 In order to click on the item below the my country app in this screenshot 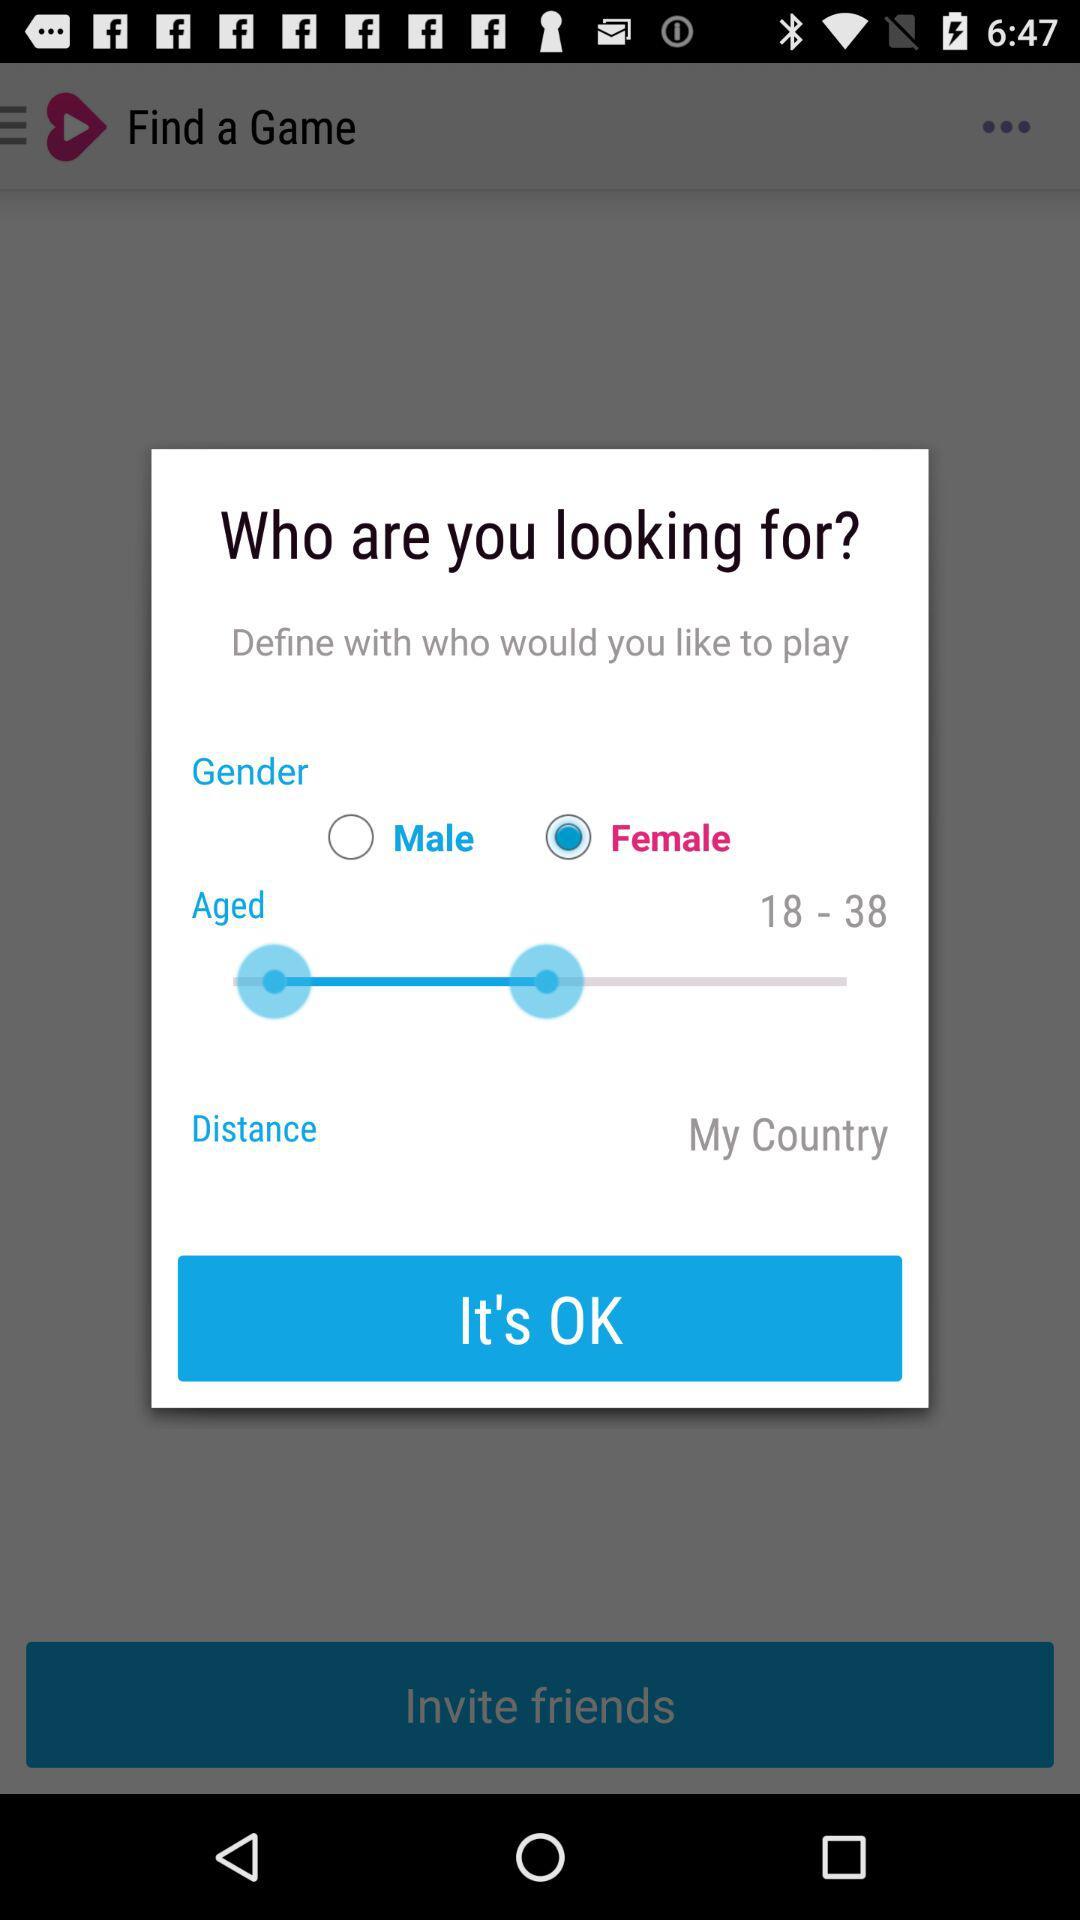, I will do `click(540, 1318)`.